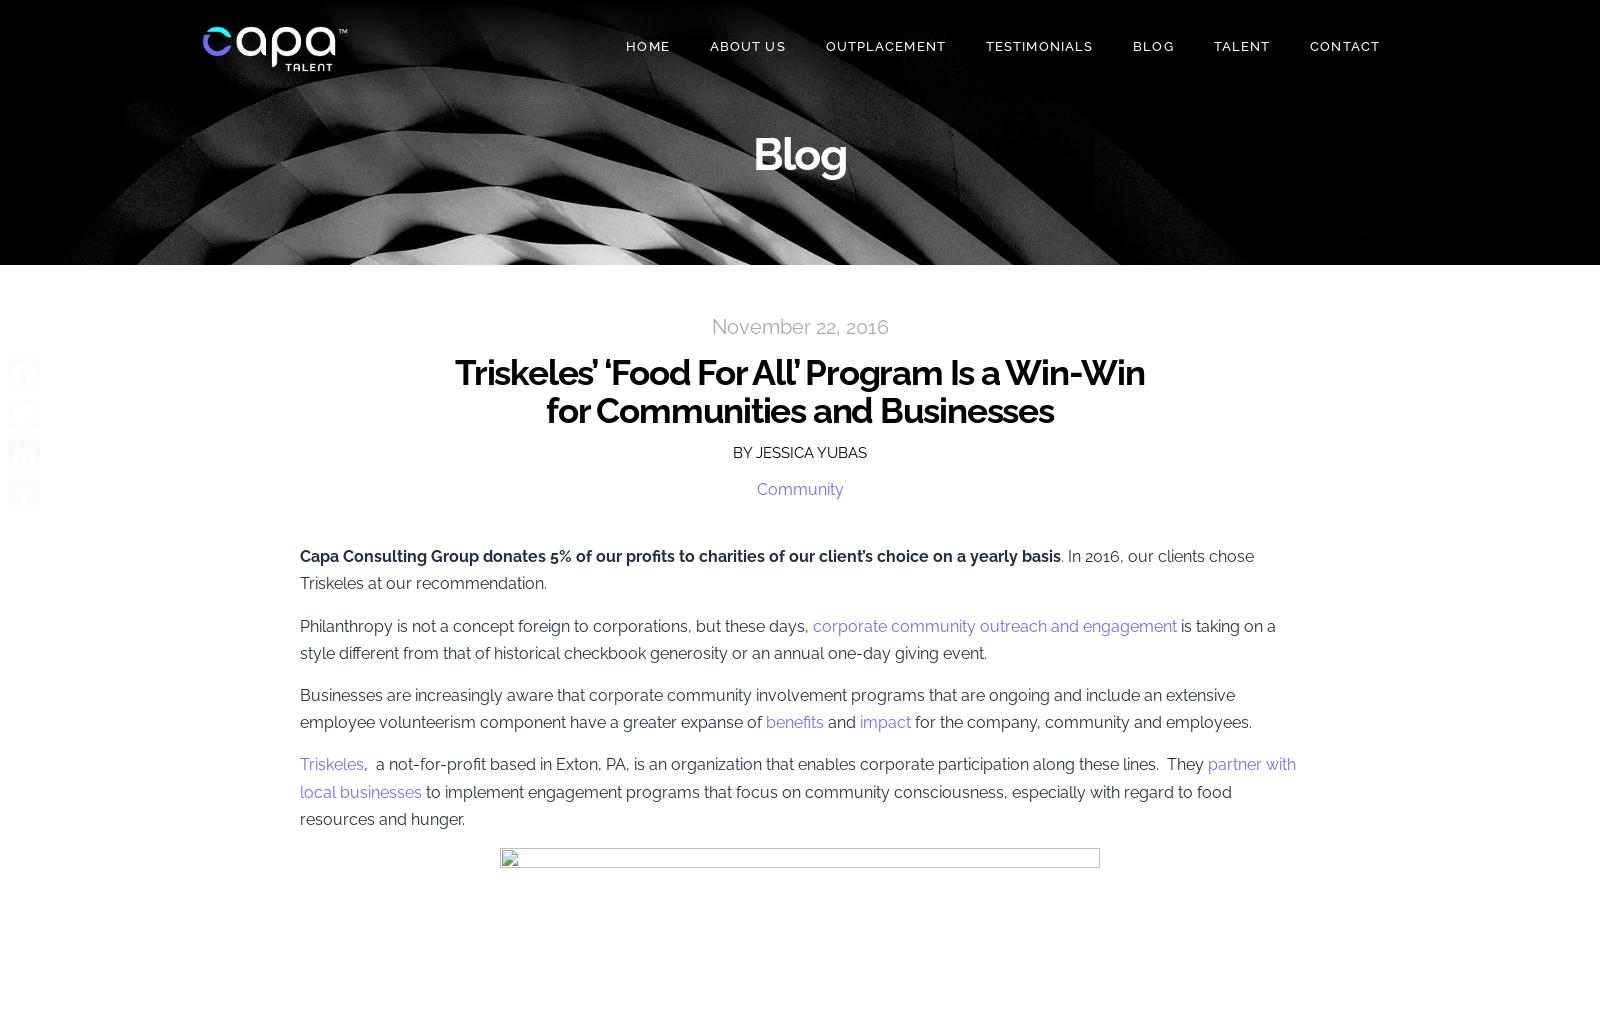  I want to click on 'Businesses are increasingly aware that corporate community involvement programs that are ongoing and include an extensive employee volunteerism component have a greater expanse of', so click(767, 707).